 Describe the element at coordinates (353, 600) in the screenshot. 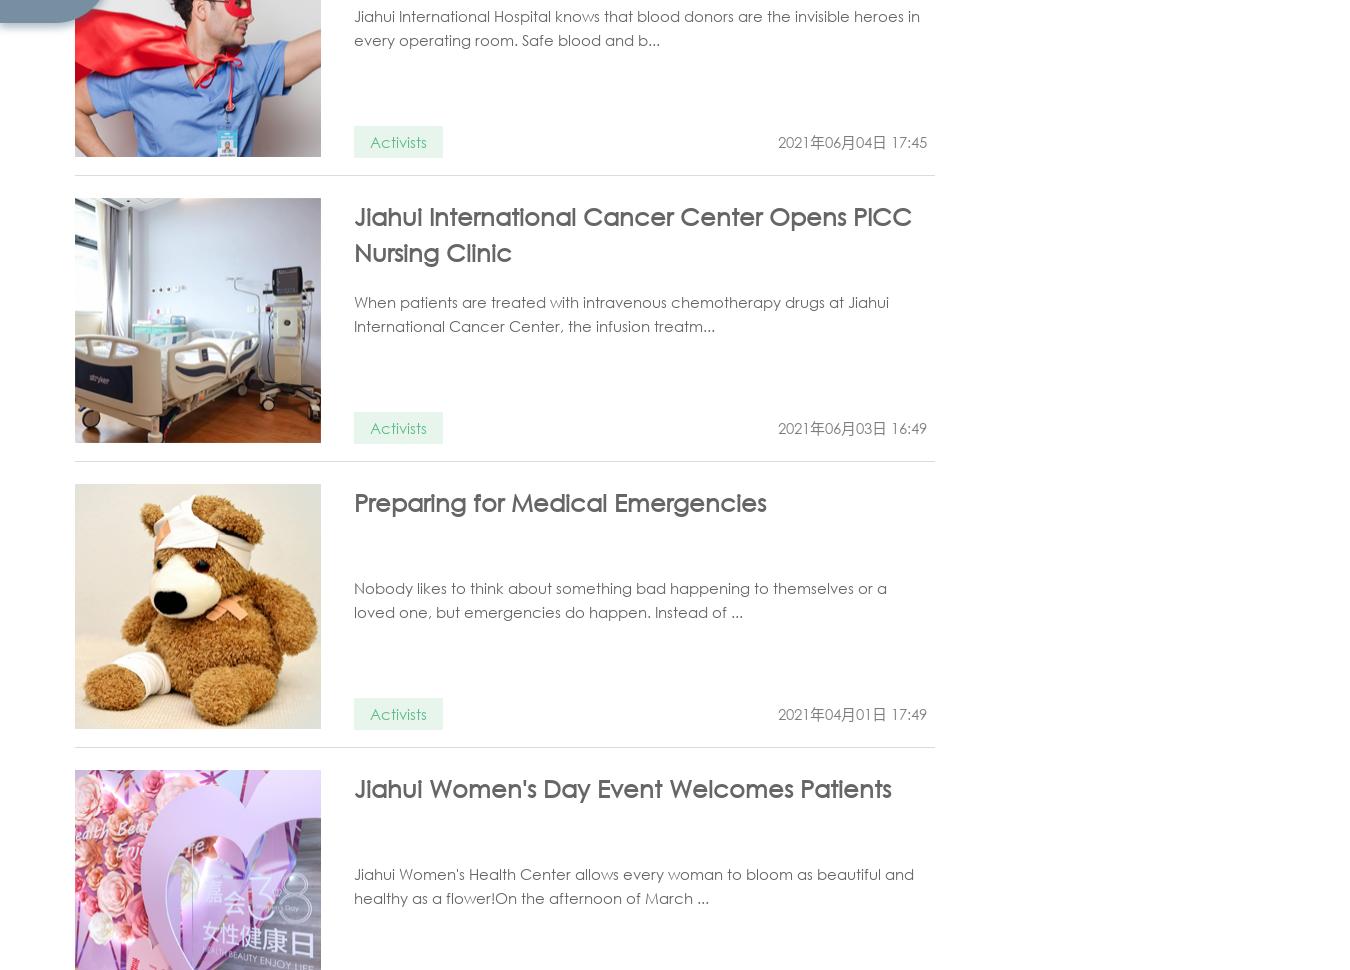

I see `'Nobody likes to think about something bad happening to themselves or a loved one, but emergencies do happen. Instead of ...'` at that location.